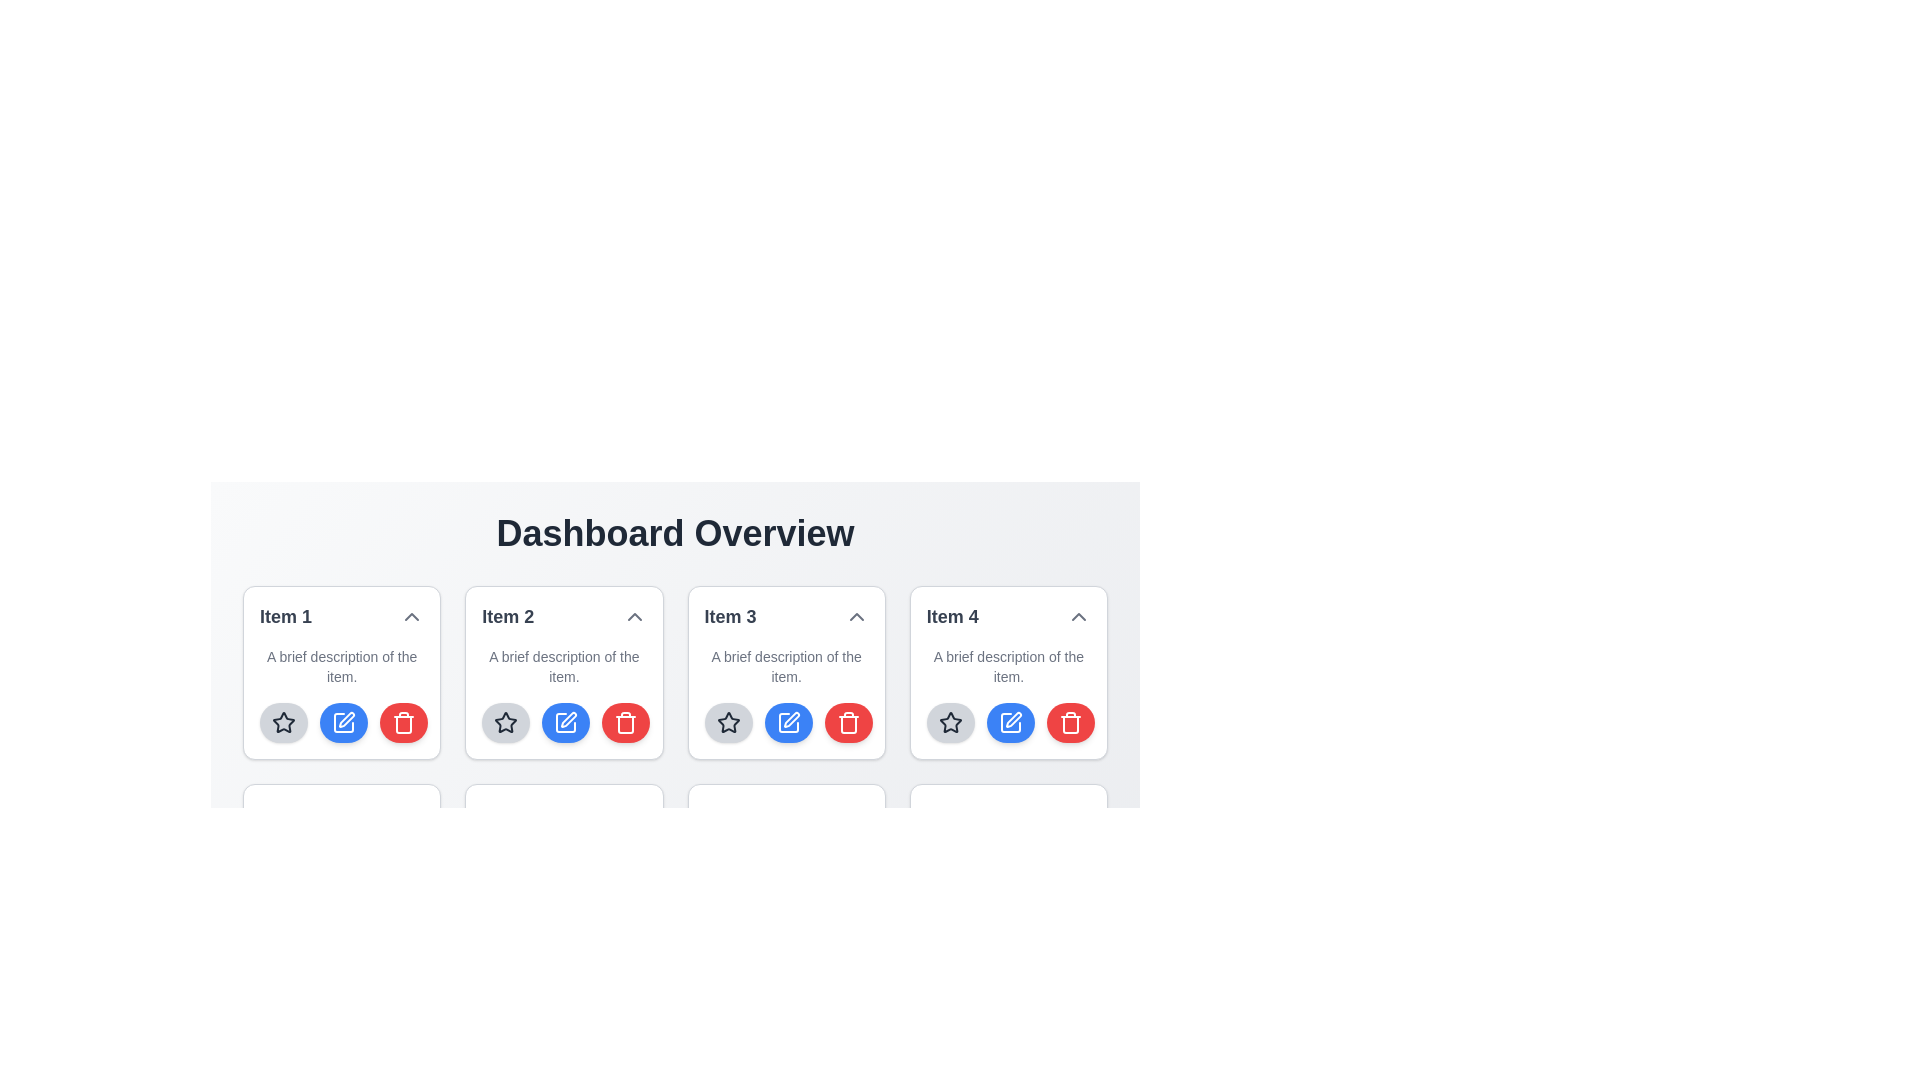  Describe the element at coordinates (856, 616) in the screenshot. I see `the toggle button located in the upper-right corner of the 'Item 3' card` at that location.